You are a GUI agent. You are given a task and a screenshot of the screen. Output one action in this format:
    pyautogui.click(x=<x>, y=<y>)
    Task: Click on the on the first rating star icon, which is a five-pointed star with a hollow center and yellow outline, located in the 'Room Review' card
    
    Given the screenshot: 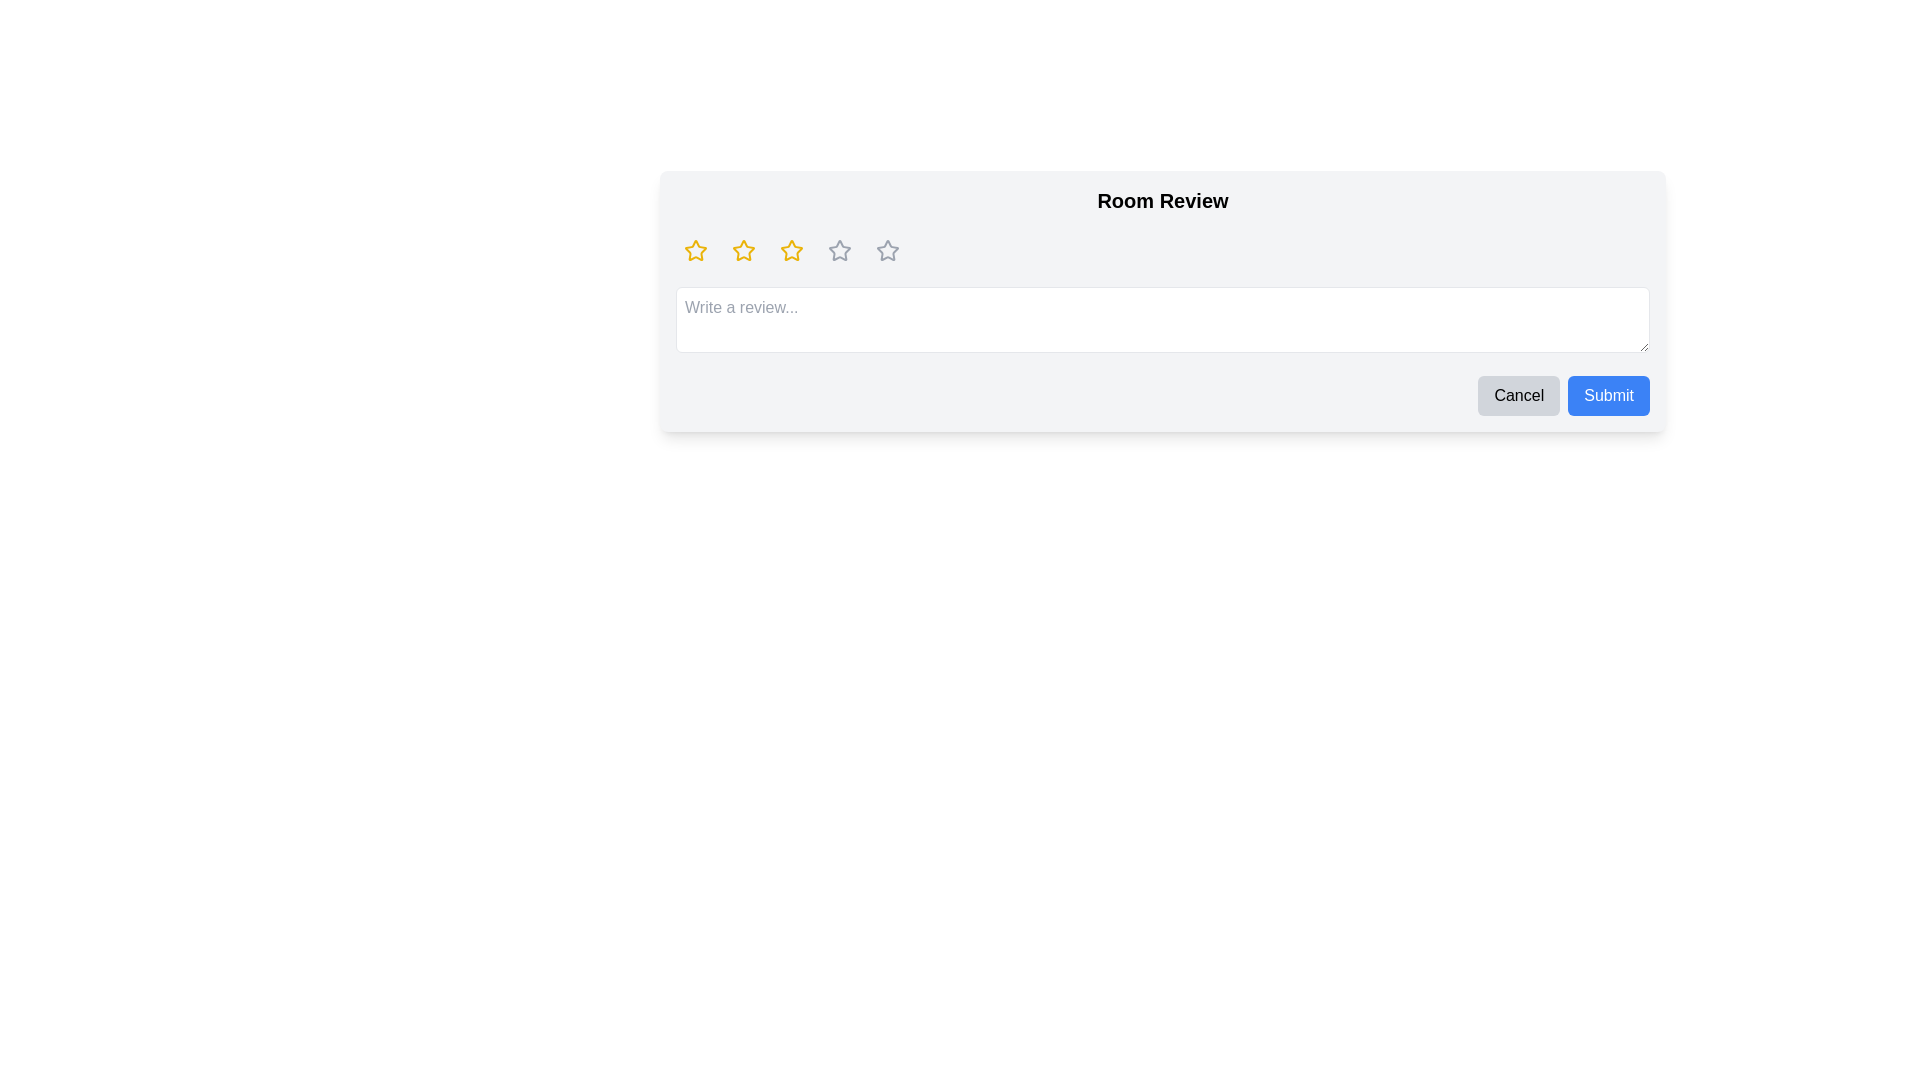 What is the action you would take?
    pyautogui.click(x=696, y=249)
    